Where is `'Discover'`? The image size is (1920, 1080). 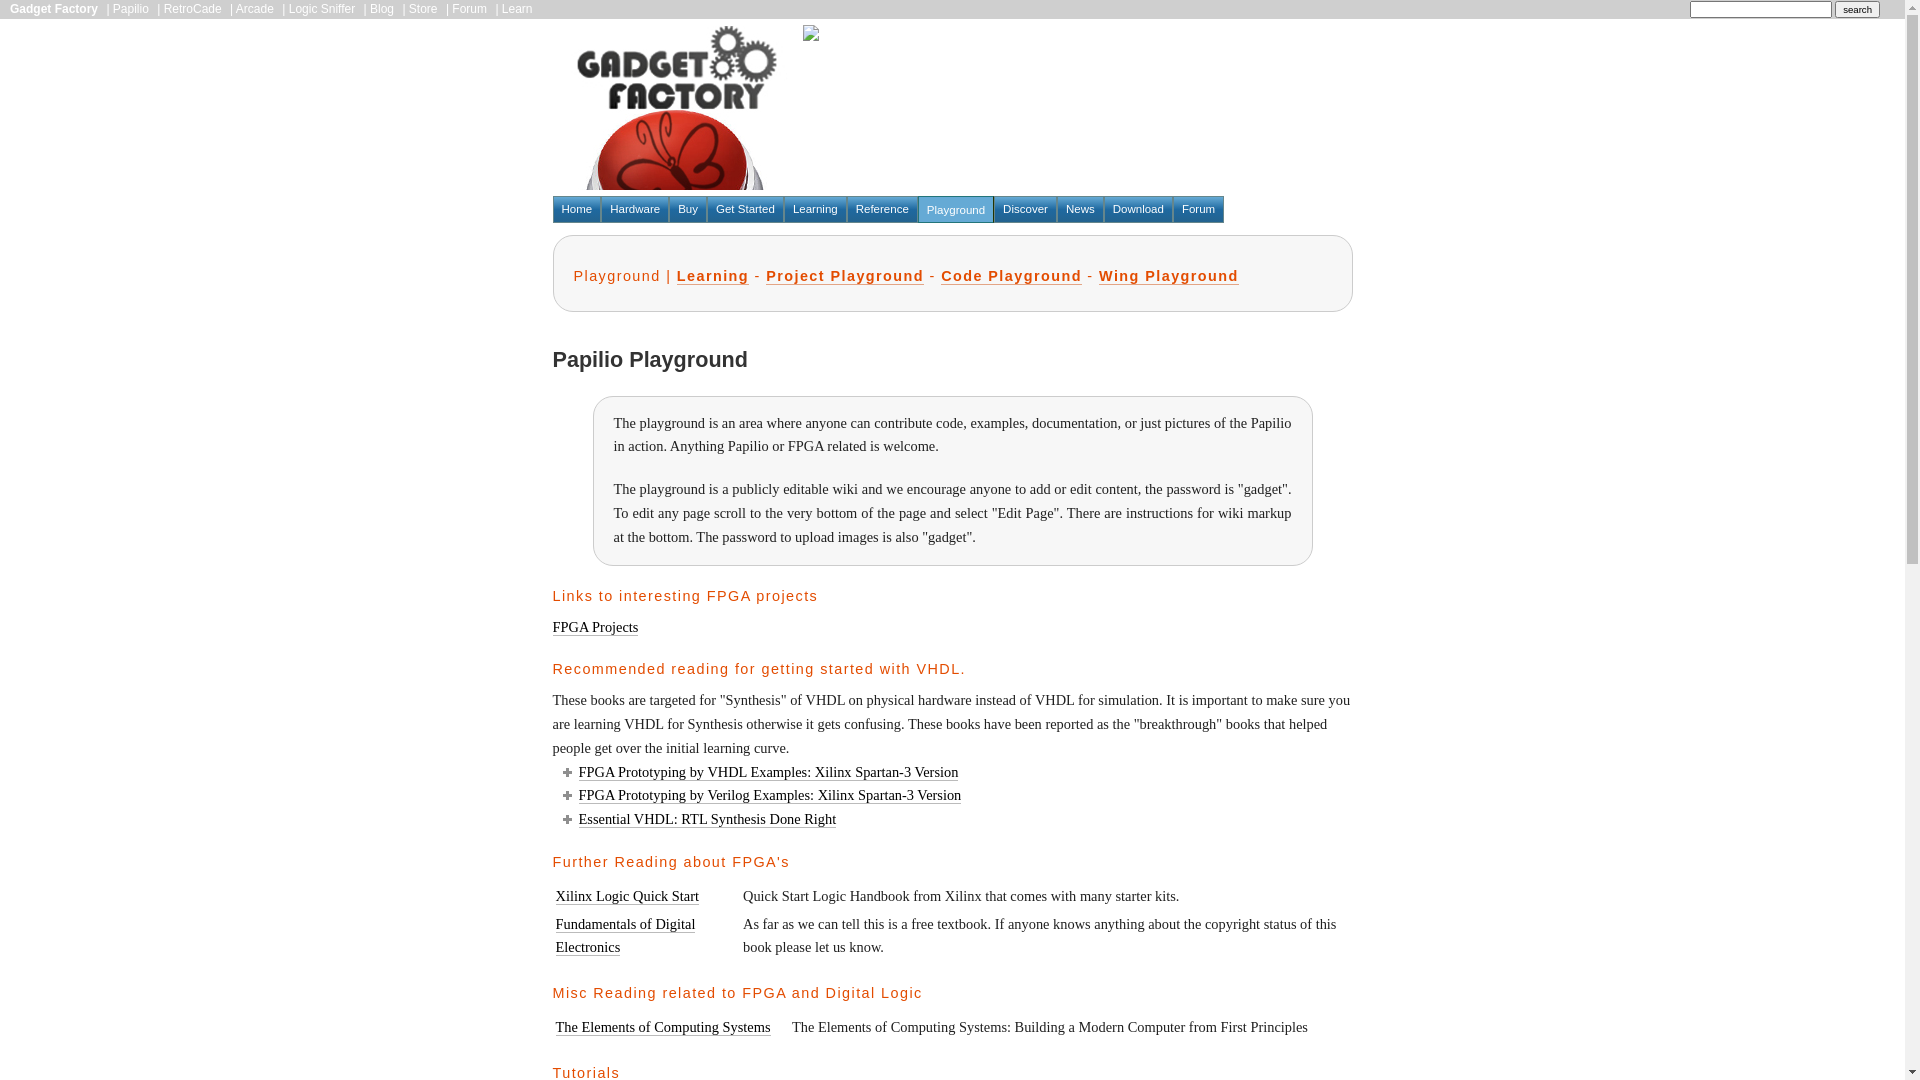 'Discover' is located at coordinates (1025, 209).